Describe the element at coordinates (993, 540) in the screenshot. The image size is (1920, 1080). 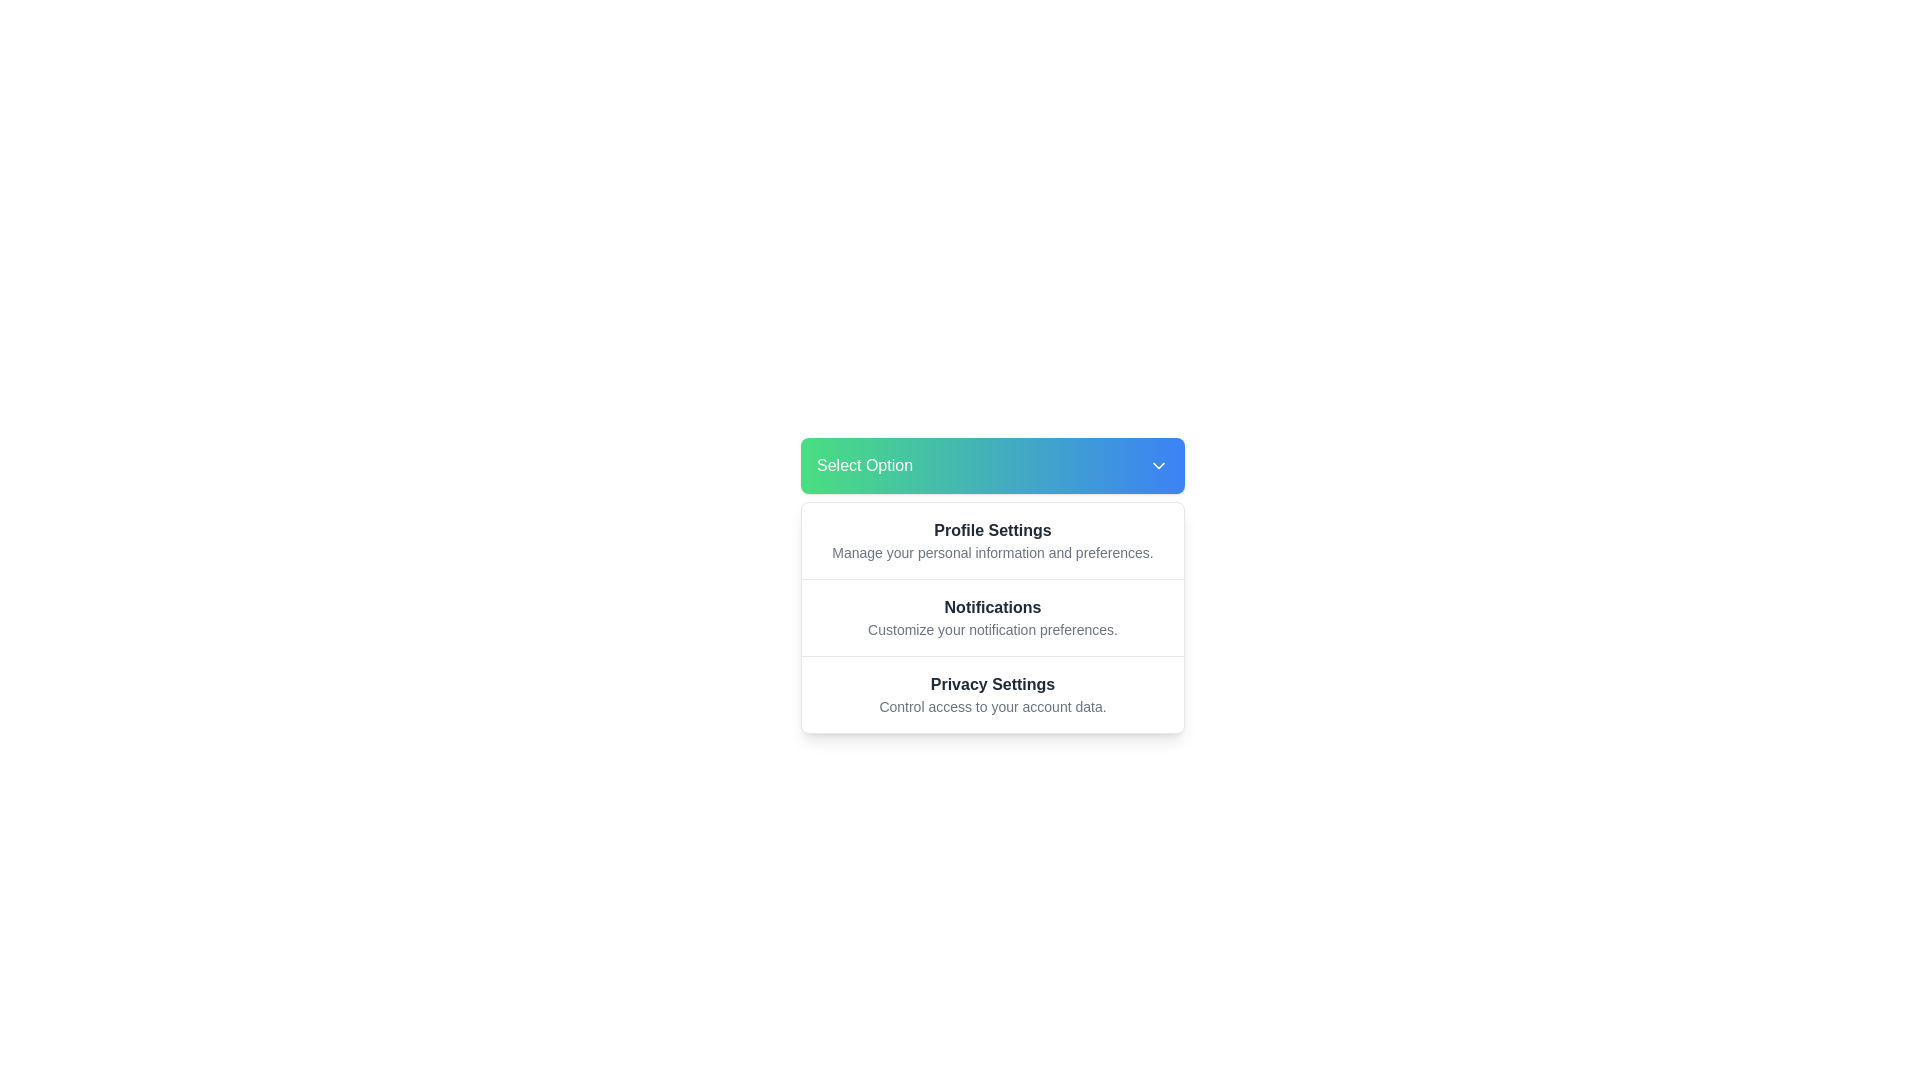
I see `the 'Profile Settings' option, which is the first item in the list under 'Select Option', featuring a bold header and a description text` at that location.